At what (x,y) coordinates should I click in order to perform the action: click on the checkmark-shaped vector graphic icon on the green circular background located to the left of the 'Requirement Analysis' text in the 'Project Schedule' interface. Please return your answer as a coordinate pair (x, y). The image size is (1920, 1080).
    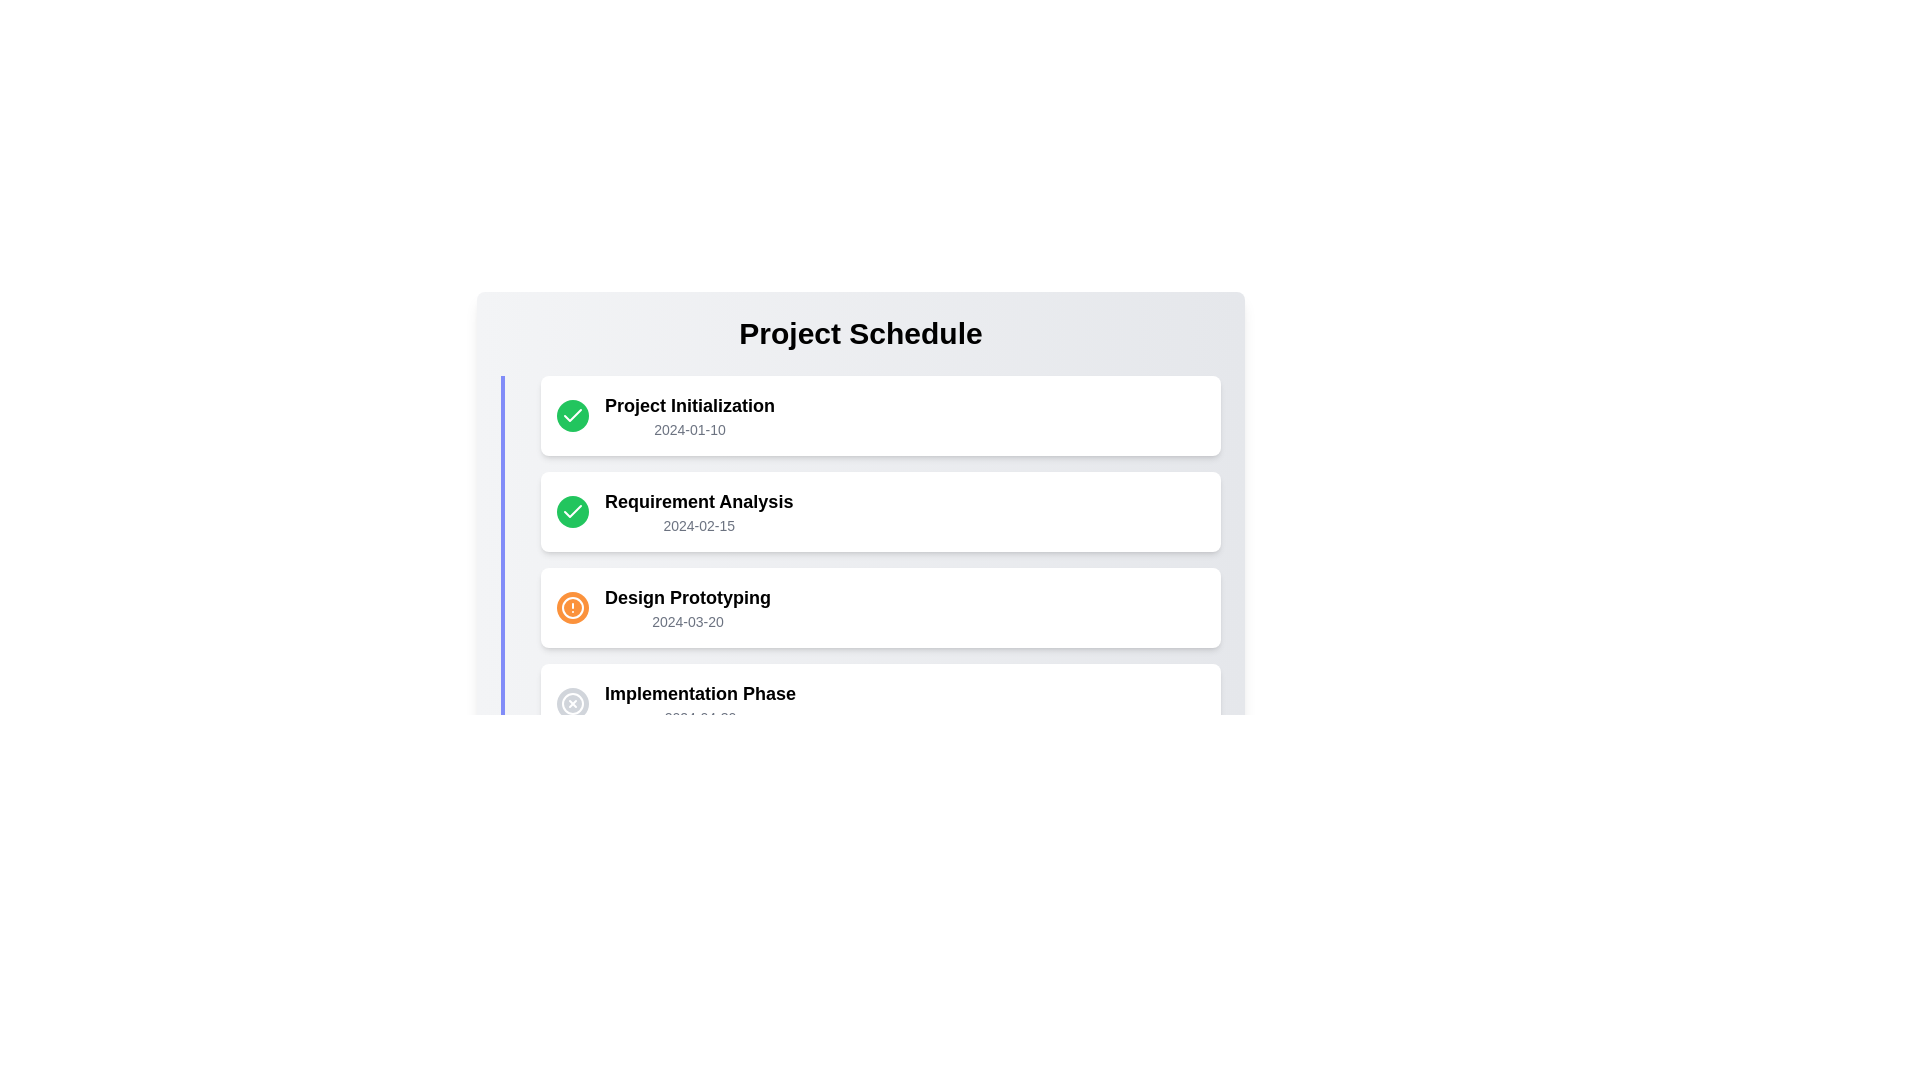
    Looking at the image, I should click on (571, 414).